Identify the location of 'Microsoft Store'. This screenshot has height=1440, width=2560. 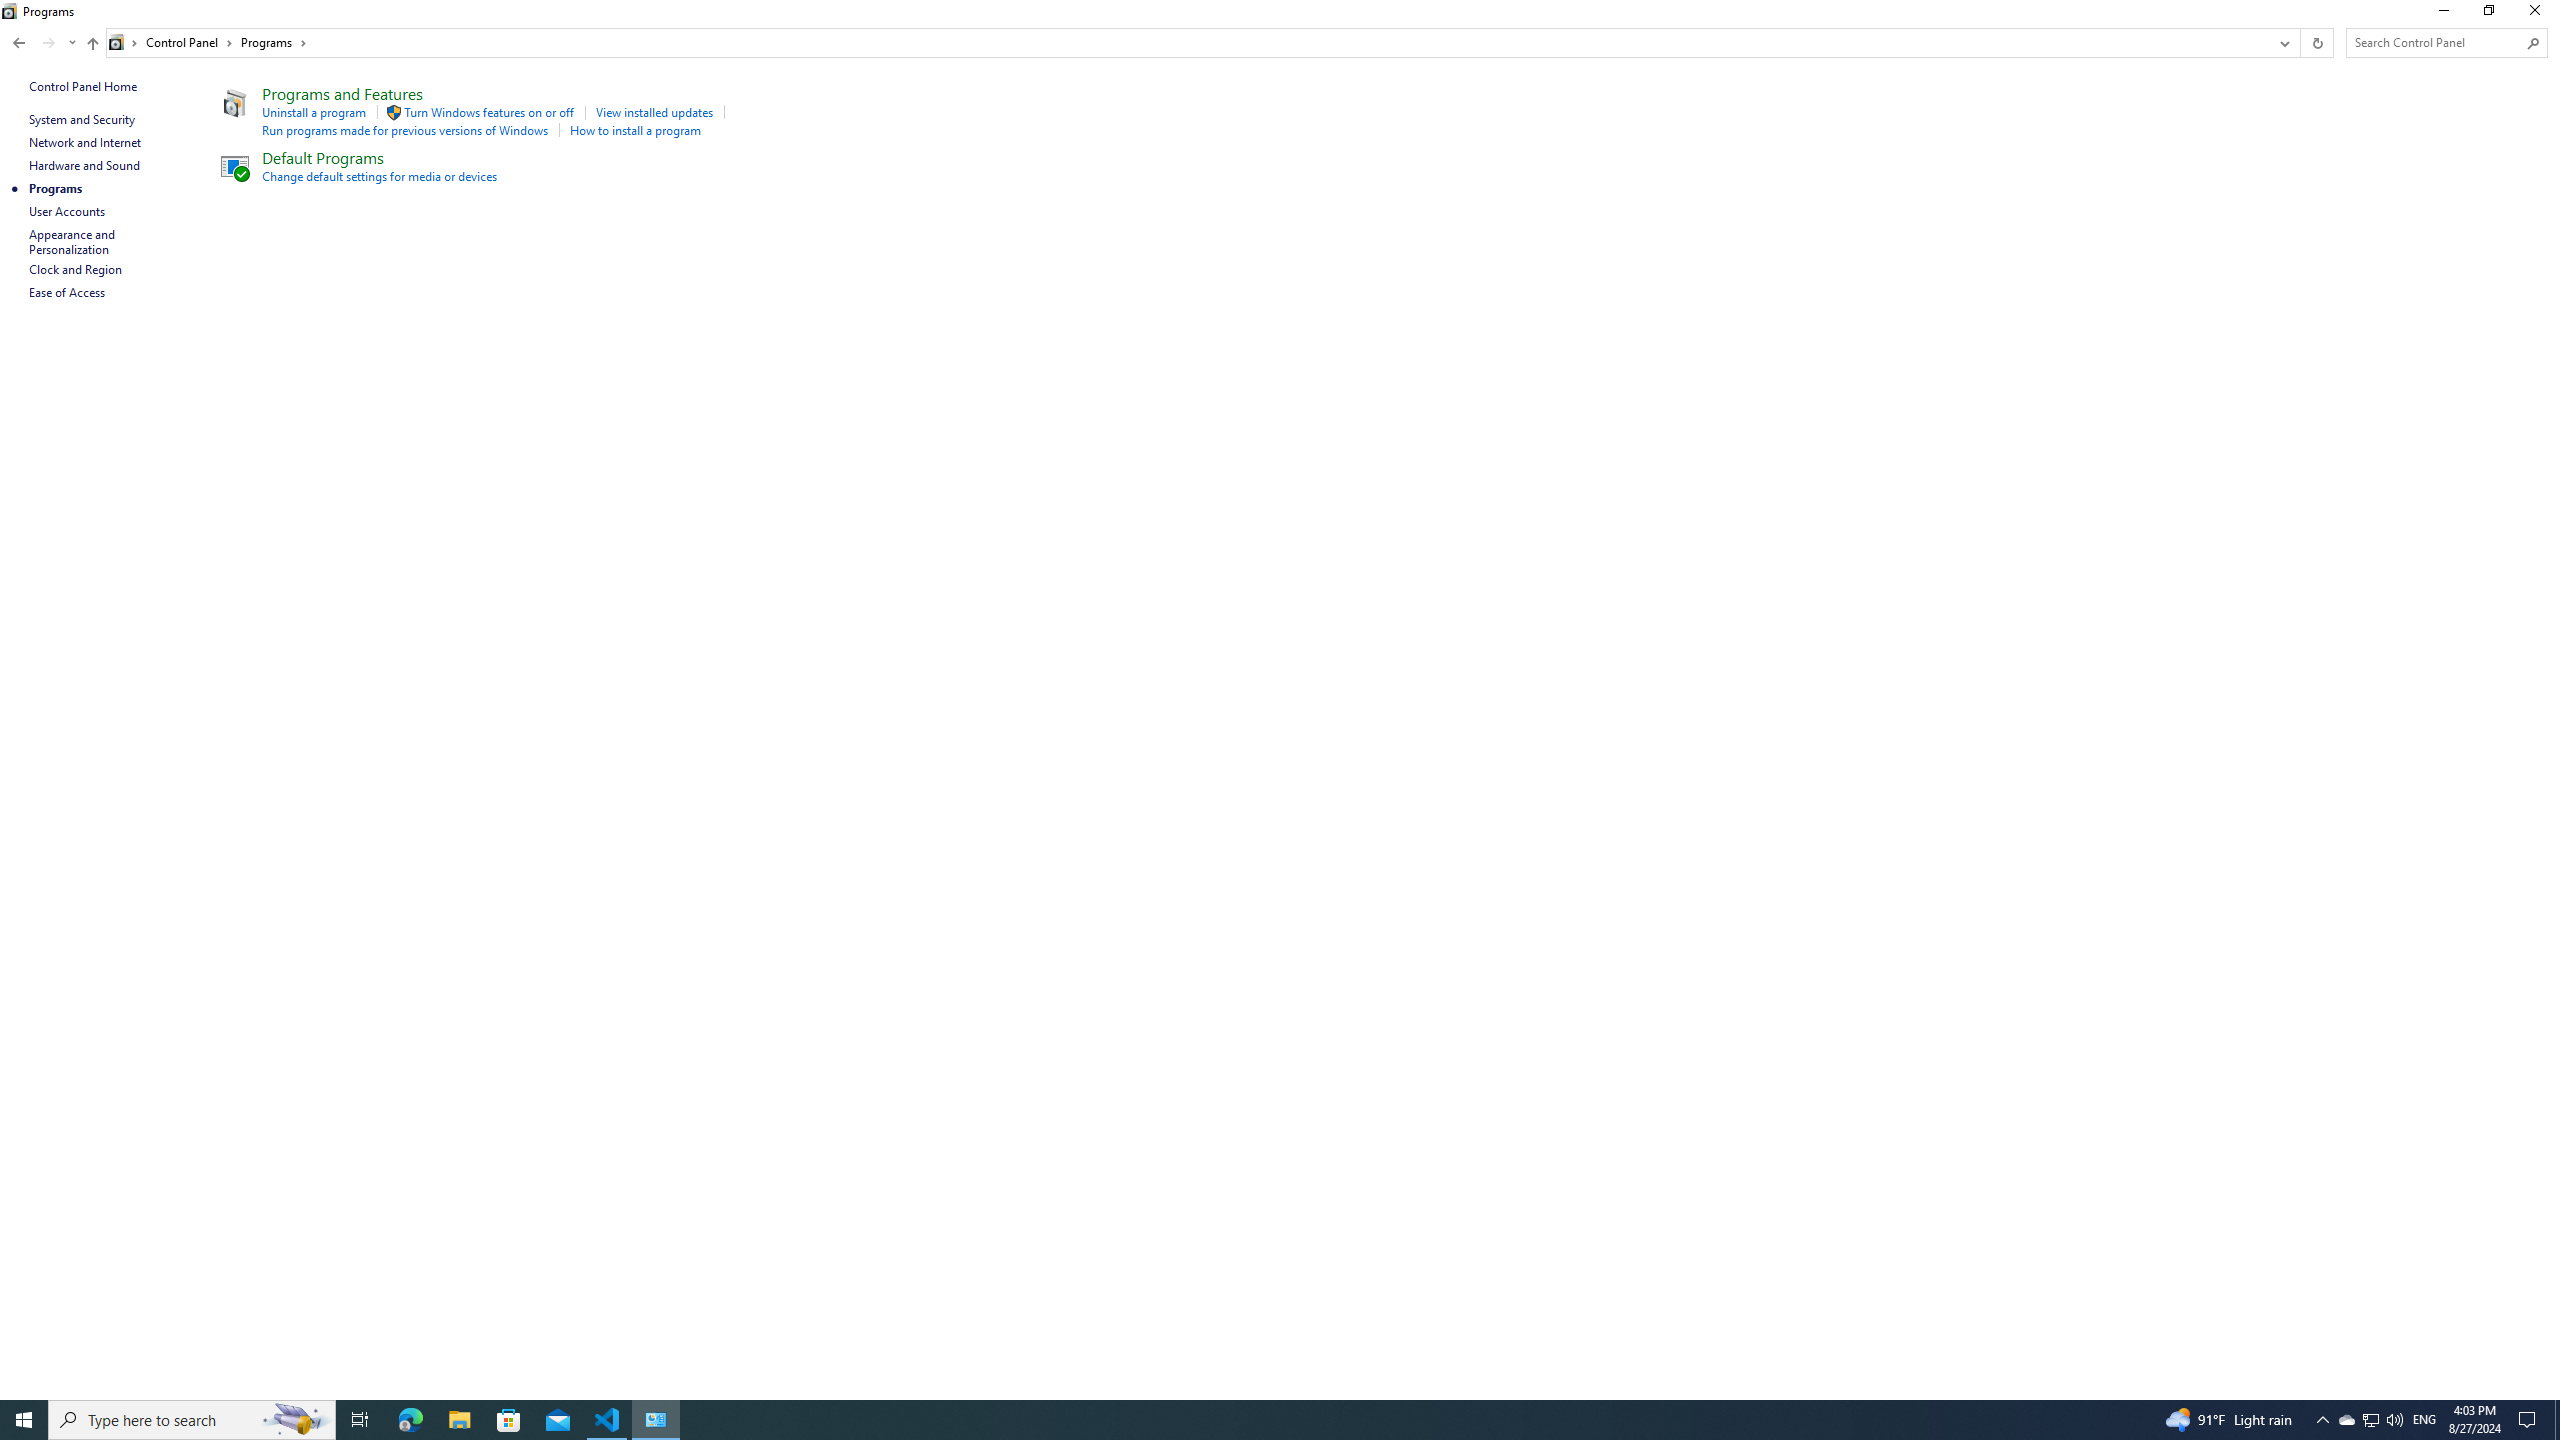
(509, 1418).